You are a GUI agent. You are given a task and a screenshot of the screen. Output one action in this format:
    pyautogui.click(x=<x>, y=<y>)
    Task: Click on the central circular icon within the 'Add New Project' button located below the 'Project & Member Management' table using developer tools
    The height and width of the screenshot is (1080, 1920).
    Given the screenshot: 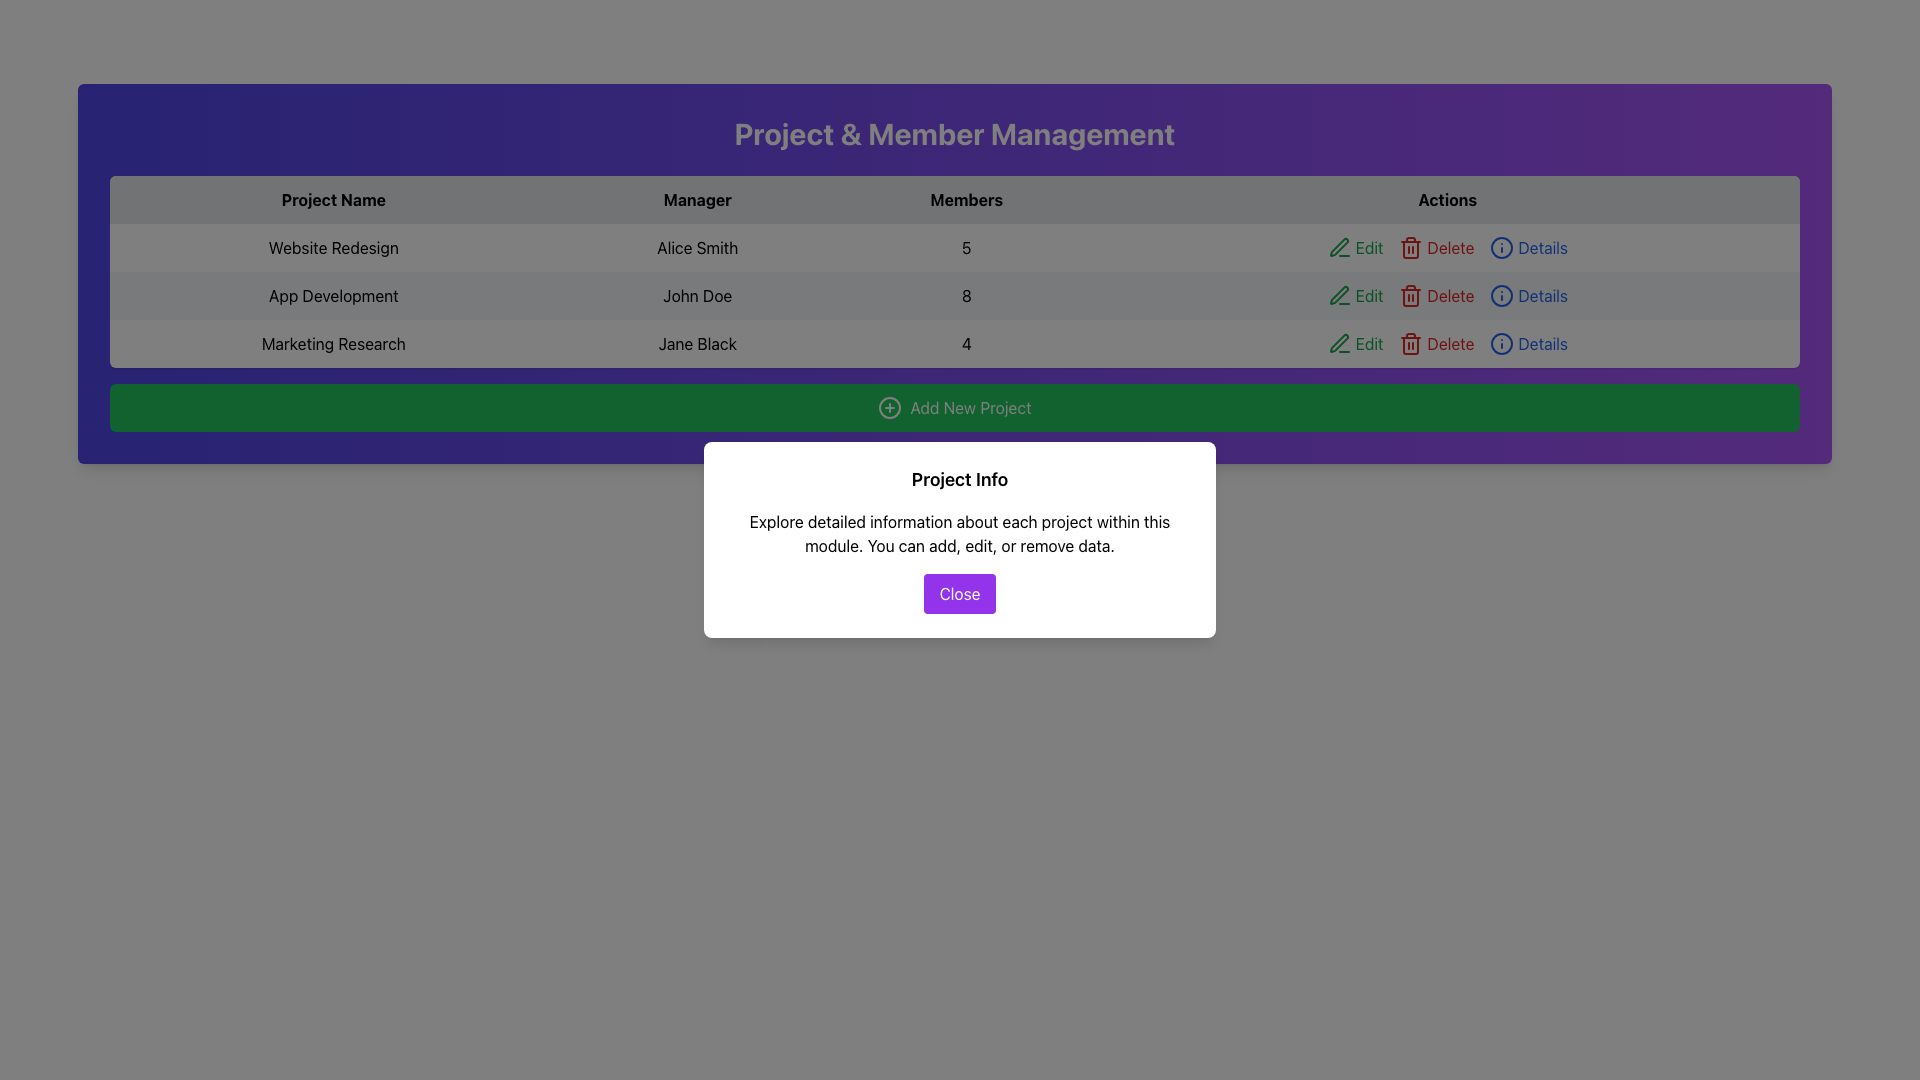 What is the action you would take?
    pyautogui.click(x=889, y=407)
    